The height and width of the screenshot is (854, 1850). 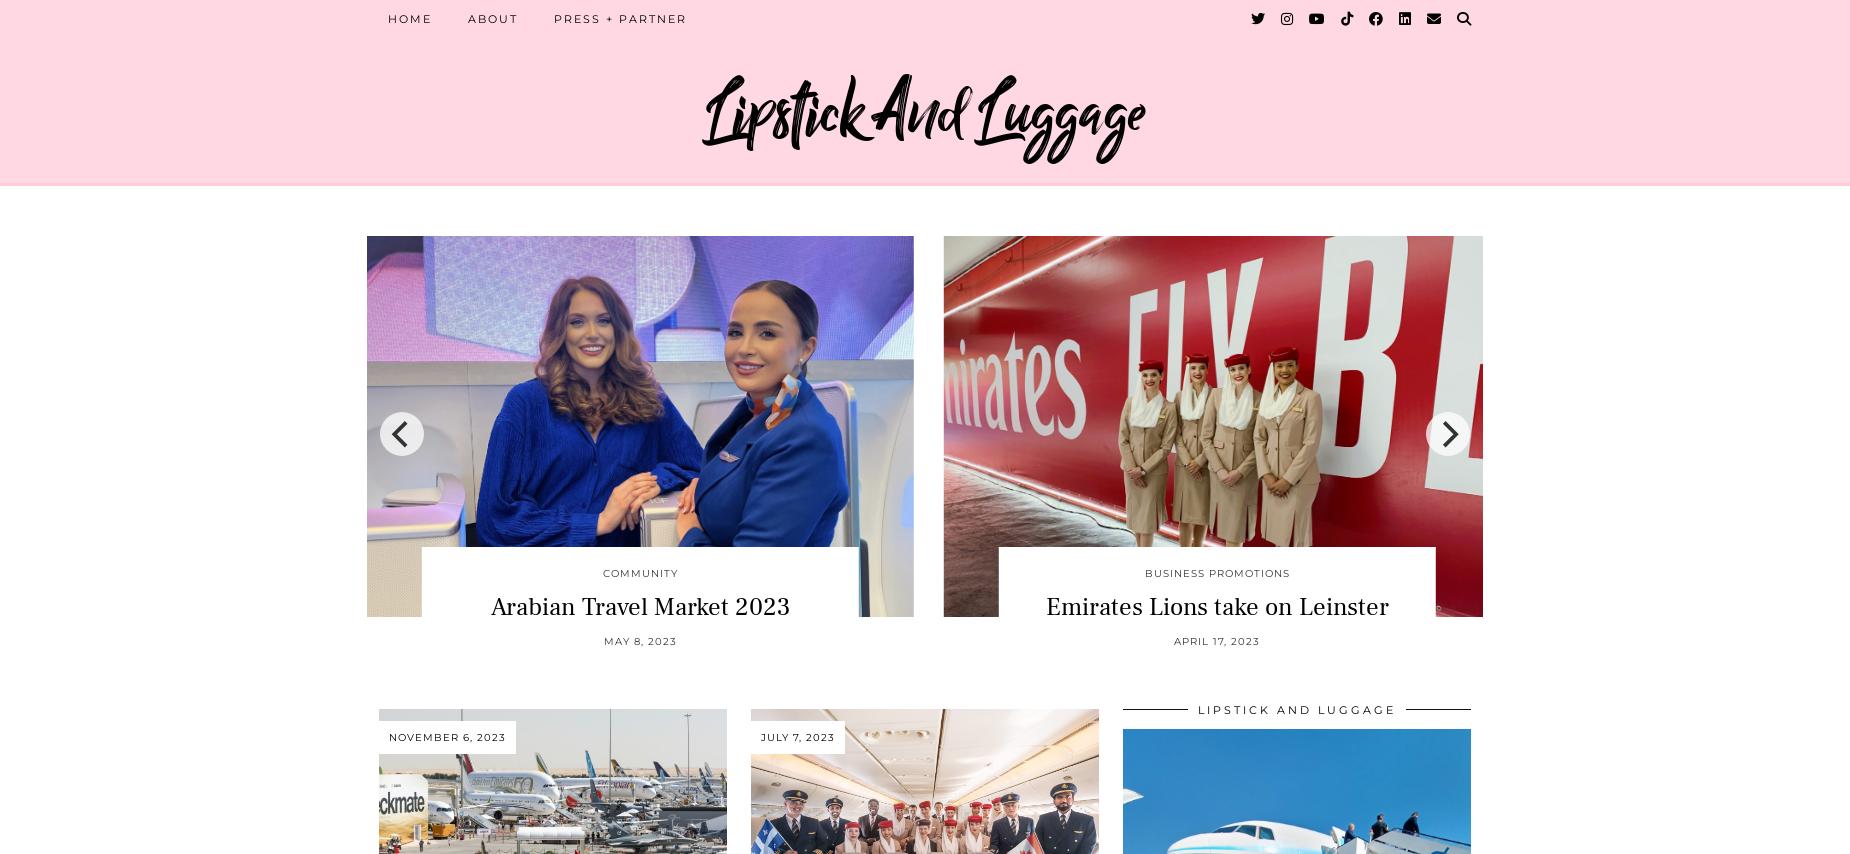 I want to click on 'Community', so click(x=639, y=571).